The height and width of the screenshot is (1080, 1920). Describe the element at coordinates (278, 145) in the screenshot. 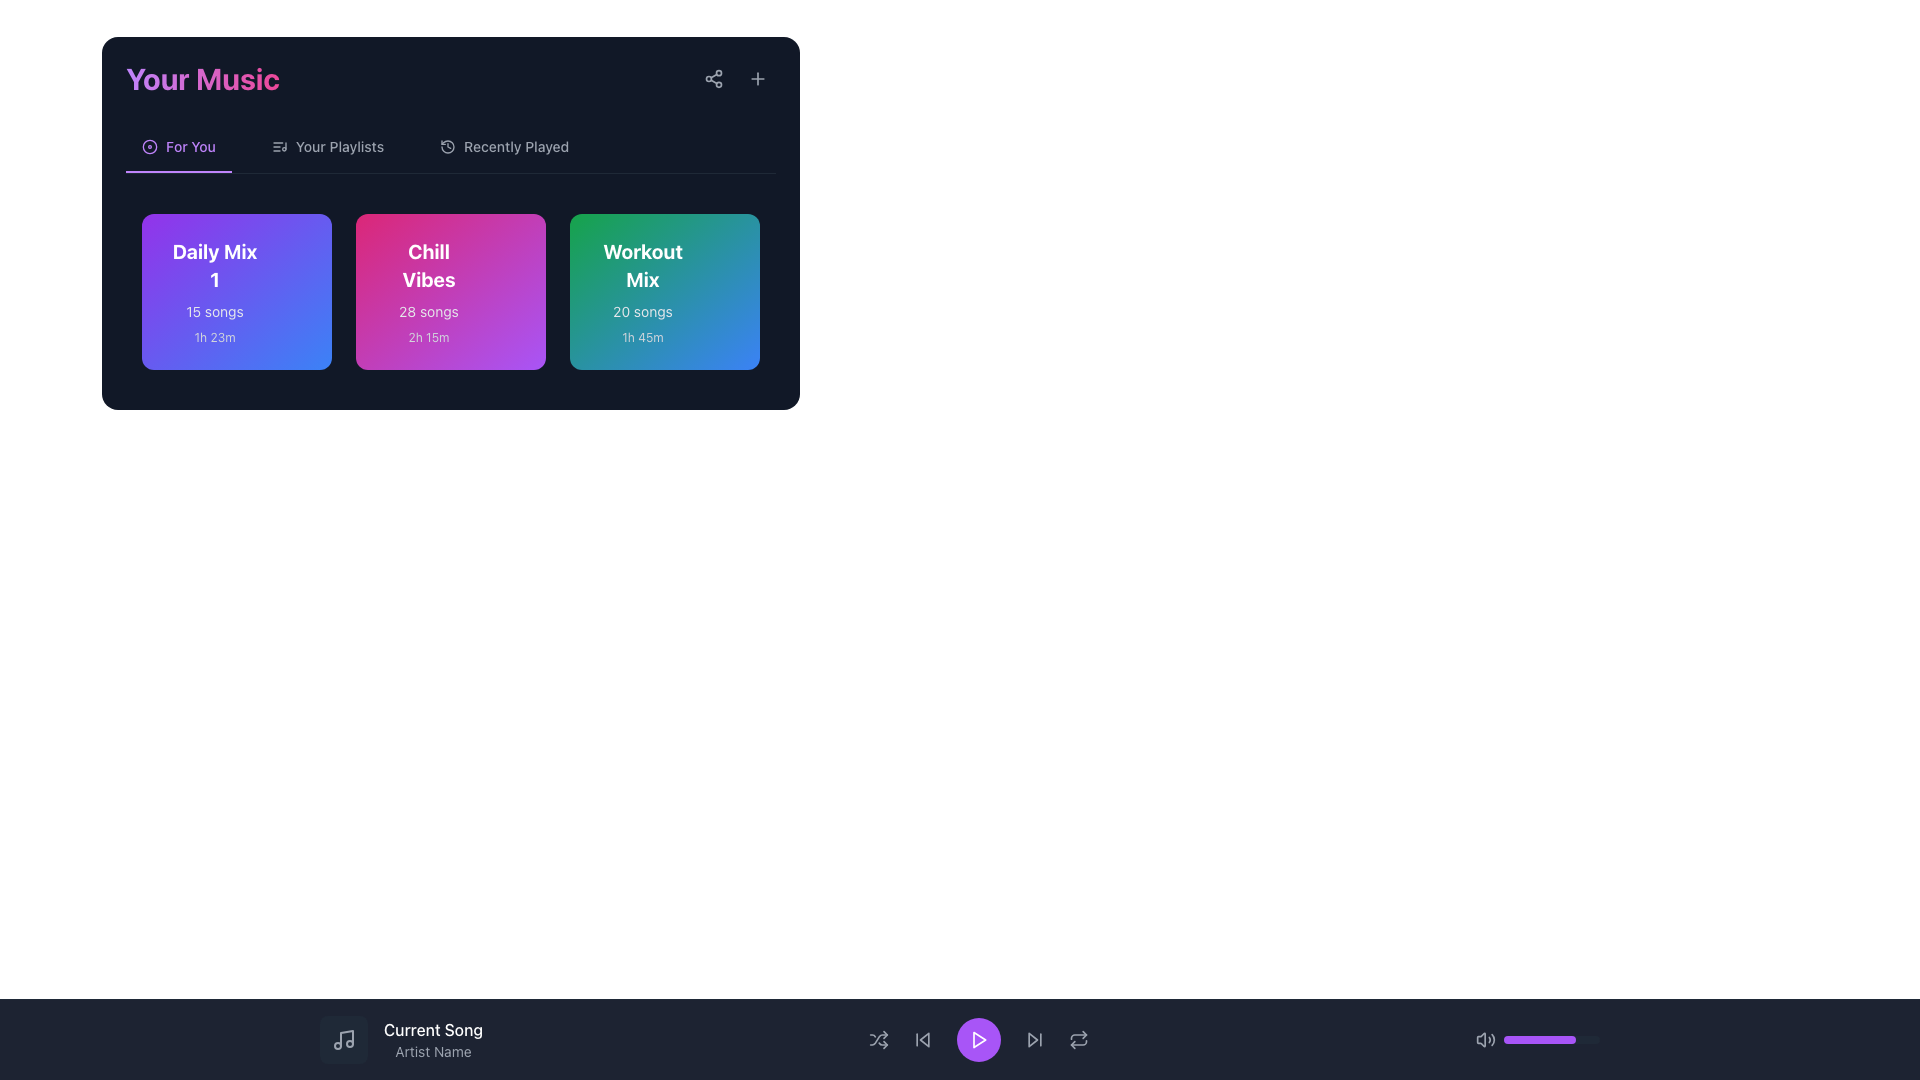

I see `the 'Your Playlists' icon which serves as a visual indicator for accessing playlists, located under the 'Your Music' header` at that location.